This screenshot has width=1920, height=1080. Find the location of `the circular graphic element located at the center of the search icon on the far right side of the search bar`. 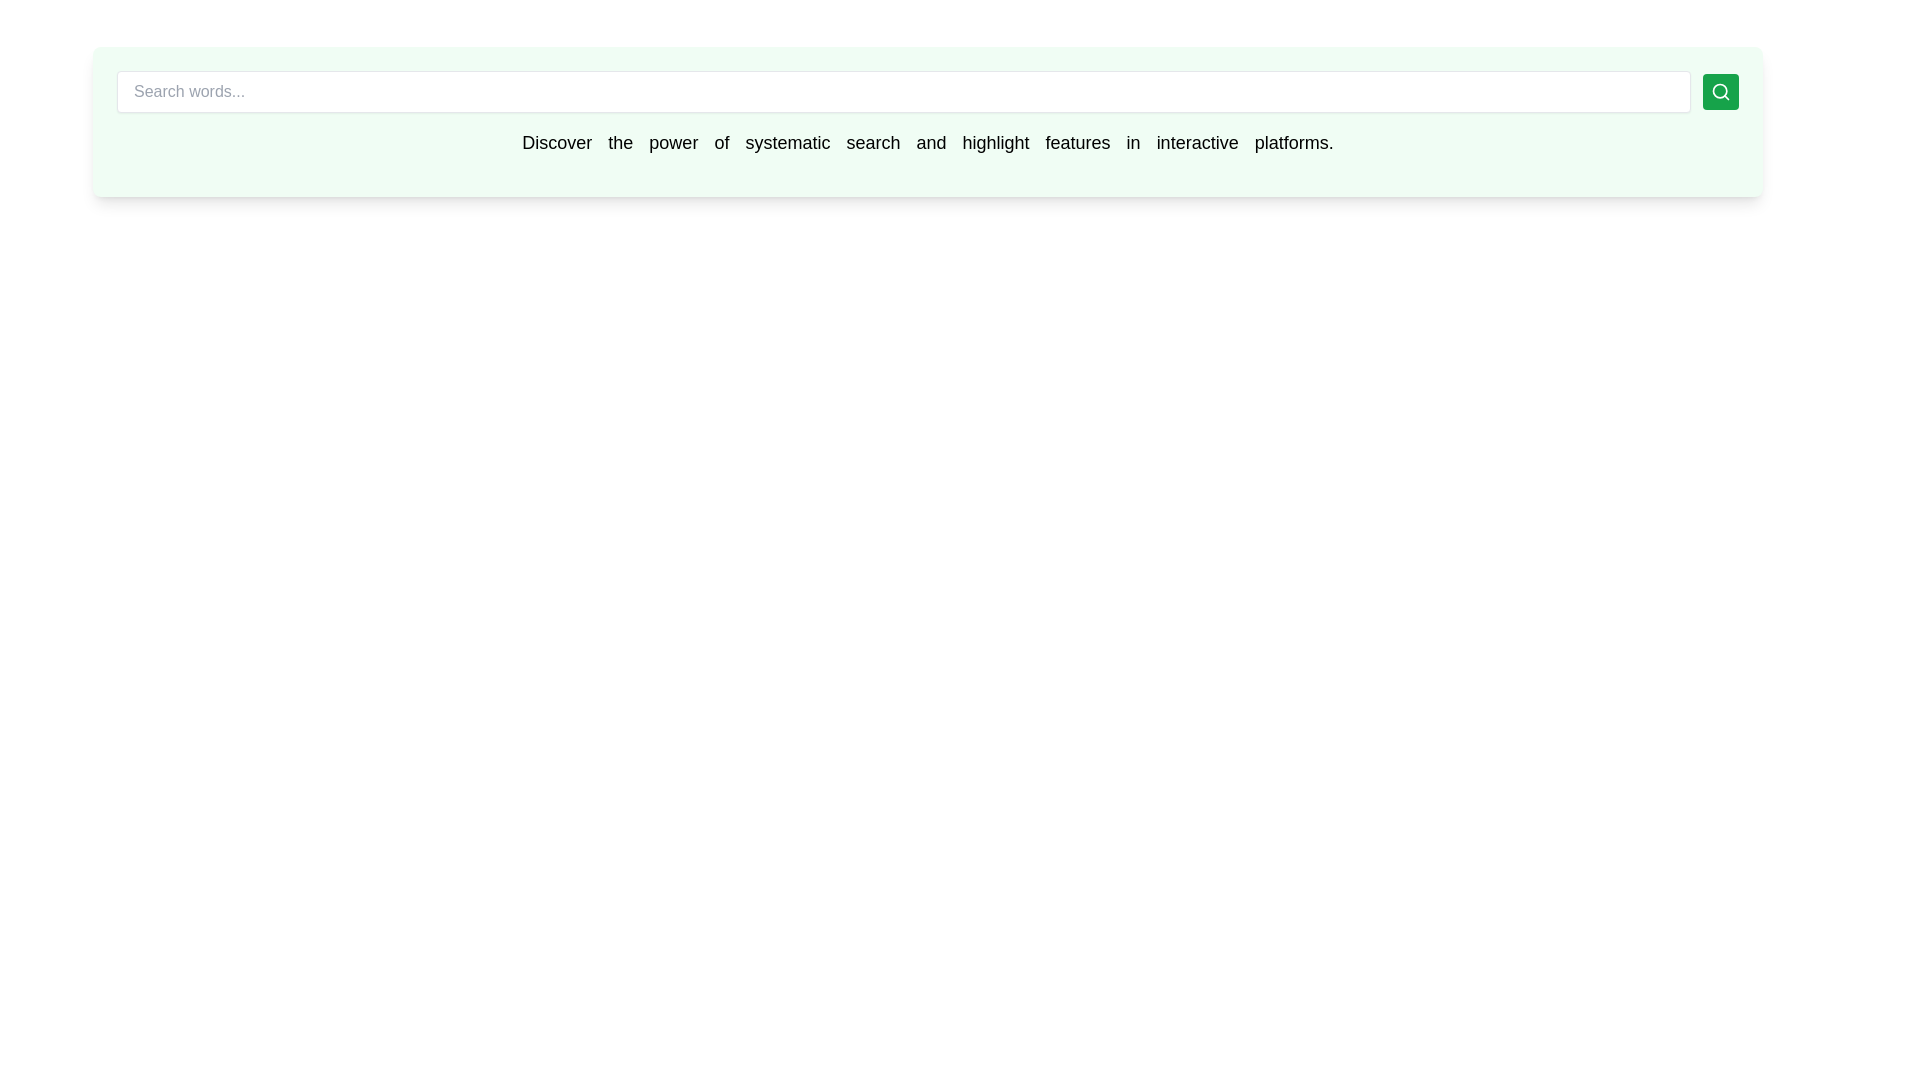

the circular graphic element located at the center of the search icon on the far right side of the search bar is located at coordinates (1719, 91).